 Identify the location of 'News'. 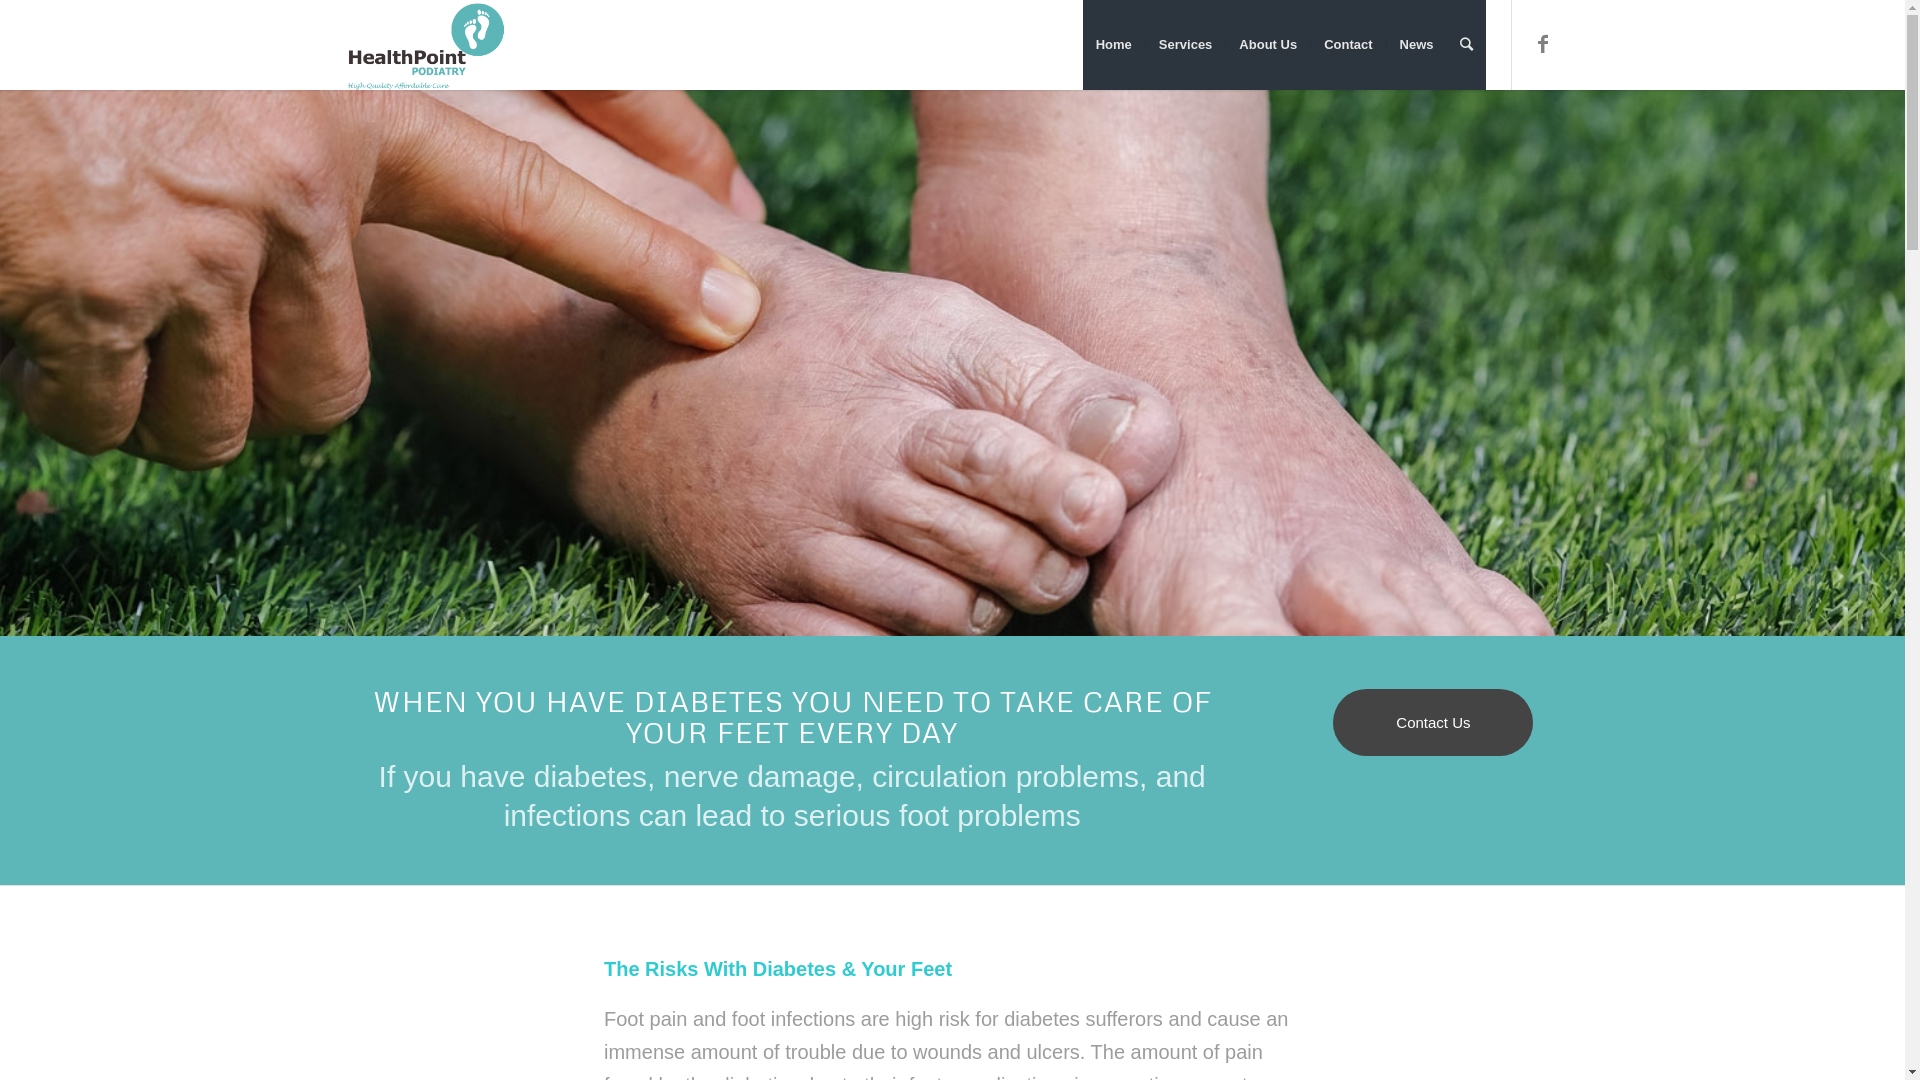
(1415, 45).